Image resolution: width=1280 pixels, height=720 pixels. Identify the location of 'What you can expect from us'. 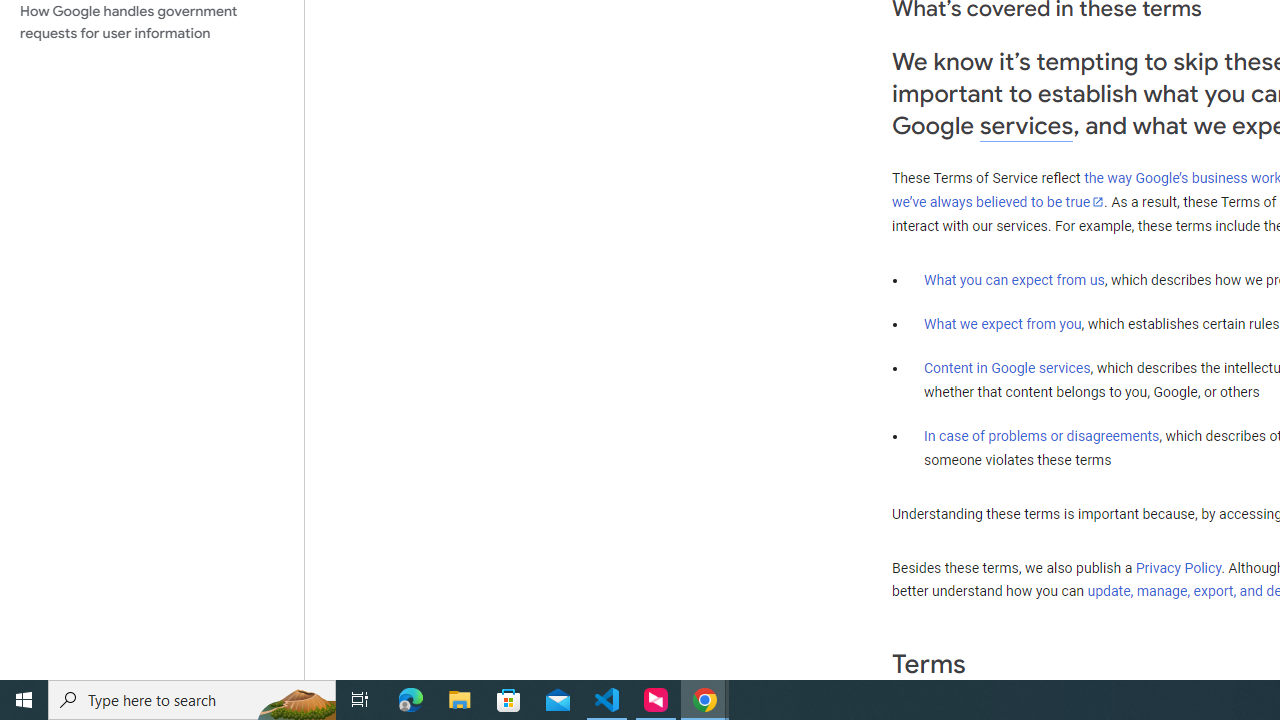
(1014, 279).